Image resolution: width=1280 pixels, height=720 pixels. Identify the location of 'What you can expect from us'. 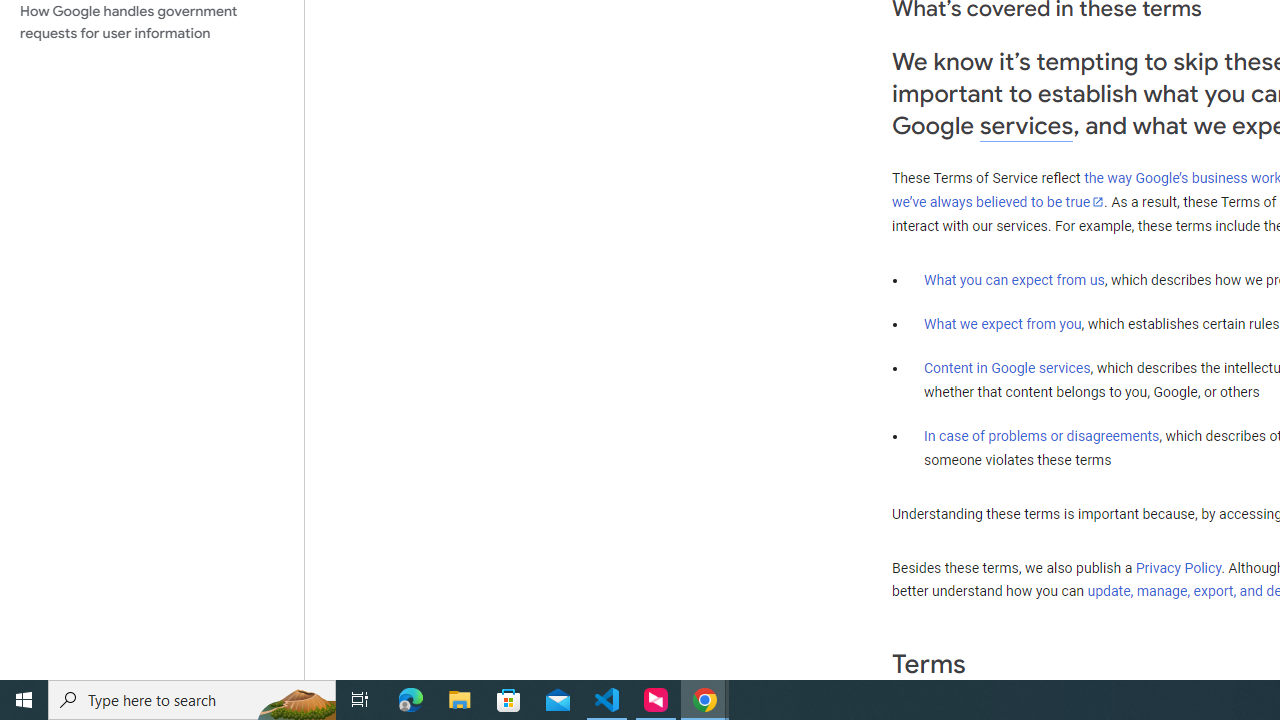
(1014, 279).